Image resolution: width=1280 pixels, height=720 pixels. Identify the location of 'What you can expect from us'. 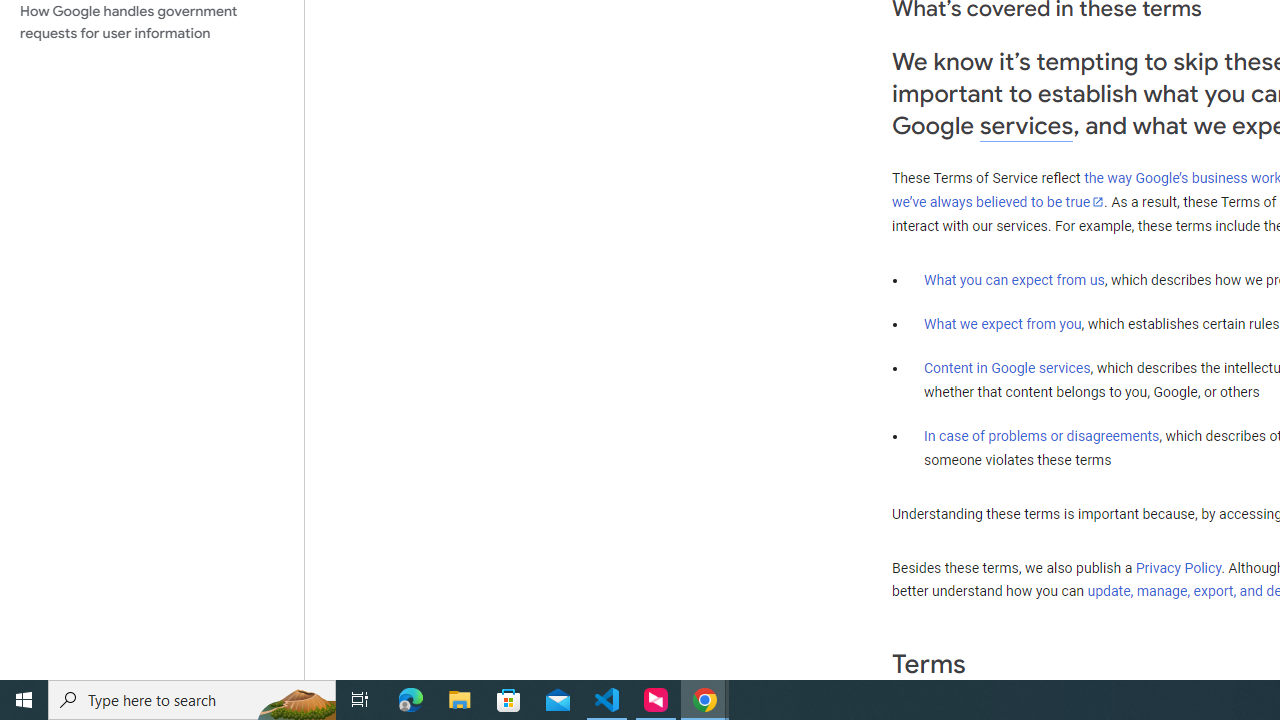
(1014, 279).